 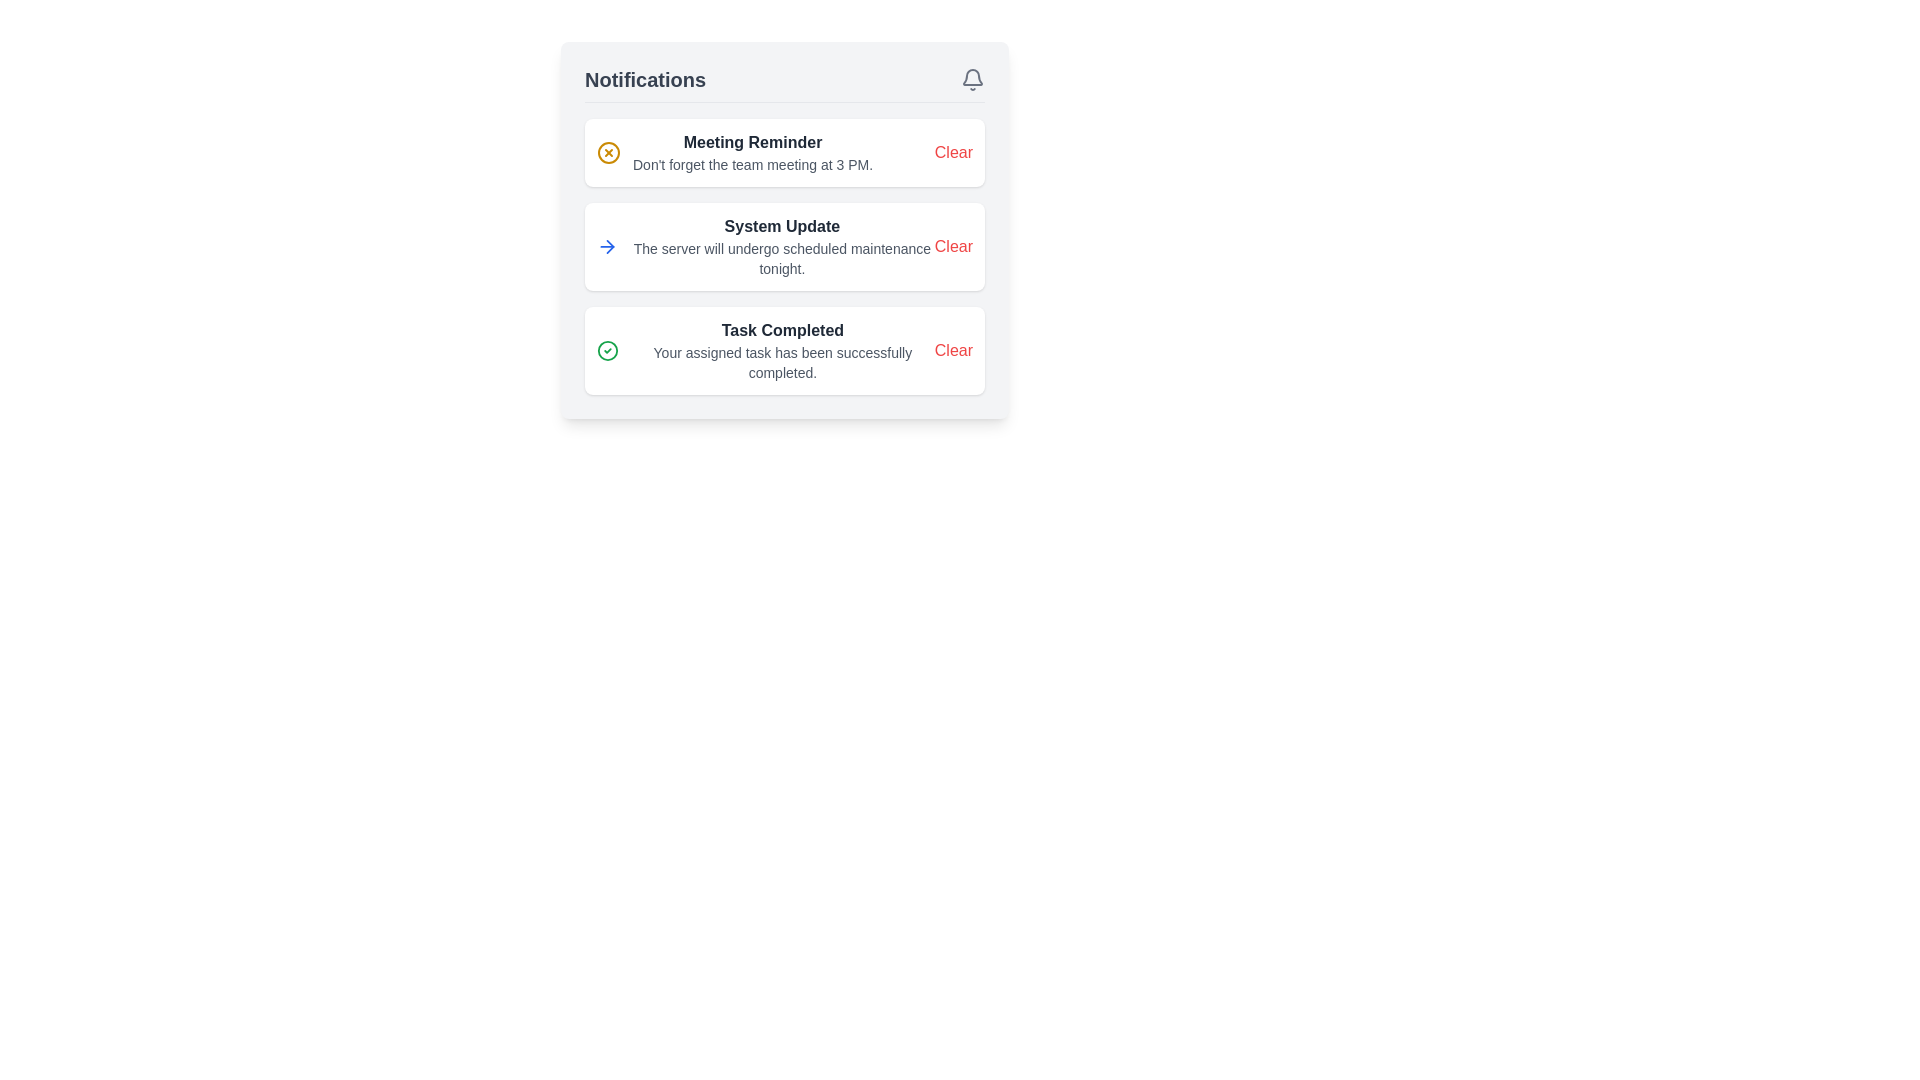 I want to click on the second notification in the list, which informs the user about scheduled server maintenance and has a 'Clear' link to dismiss it, so click(x=784, y=256).